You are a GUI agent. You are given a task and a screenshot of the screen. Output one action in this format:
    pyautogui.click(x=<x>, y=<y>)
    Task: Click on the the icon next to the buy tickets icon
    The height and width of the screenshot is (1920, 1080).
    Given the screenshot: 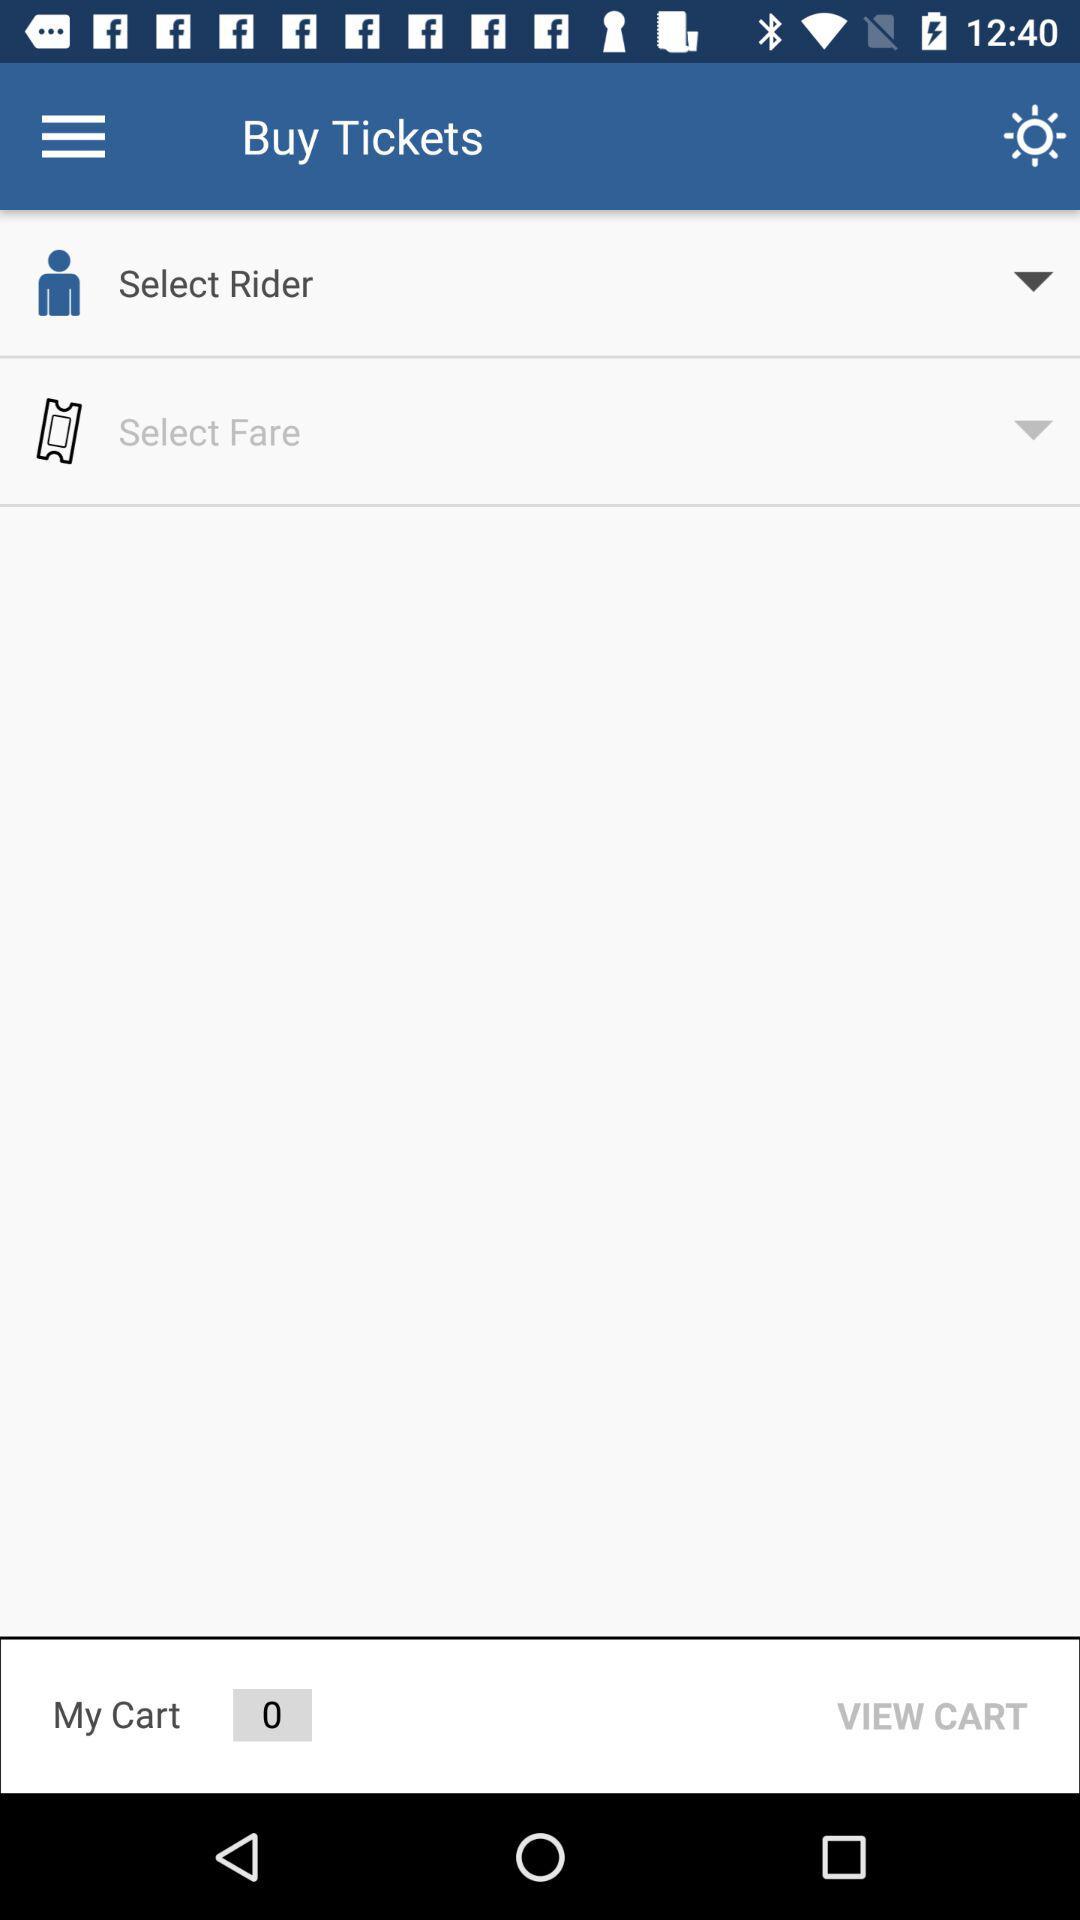 What is the action you would take?
    pyautogui.click(x=72, y=135)
    